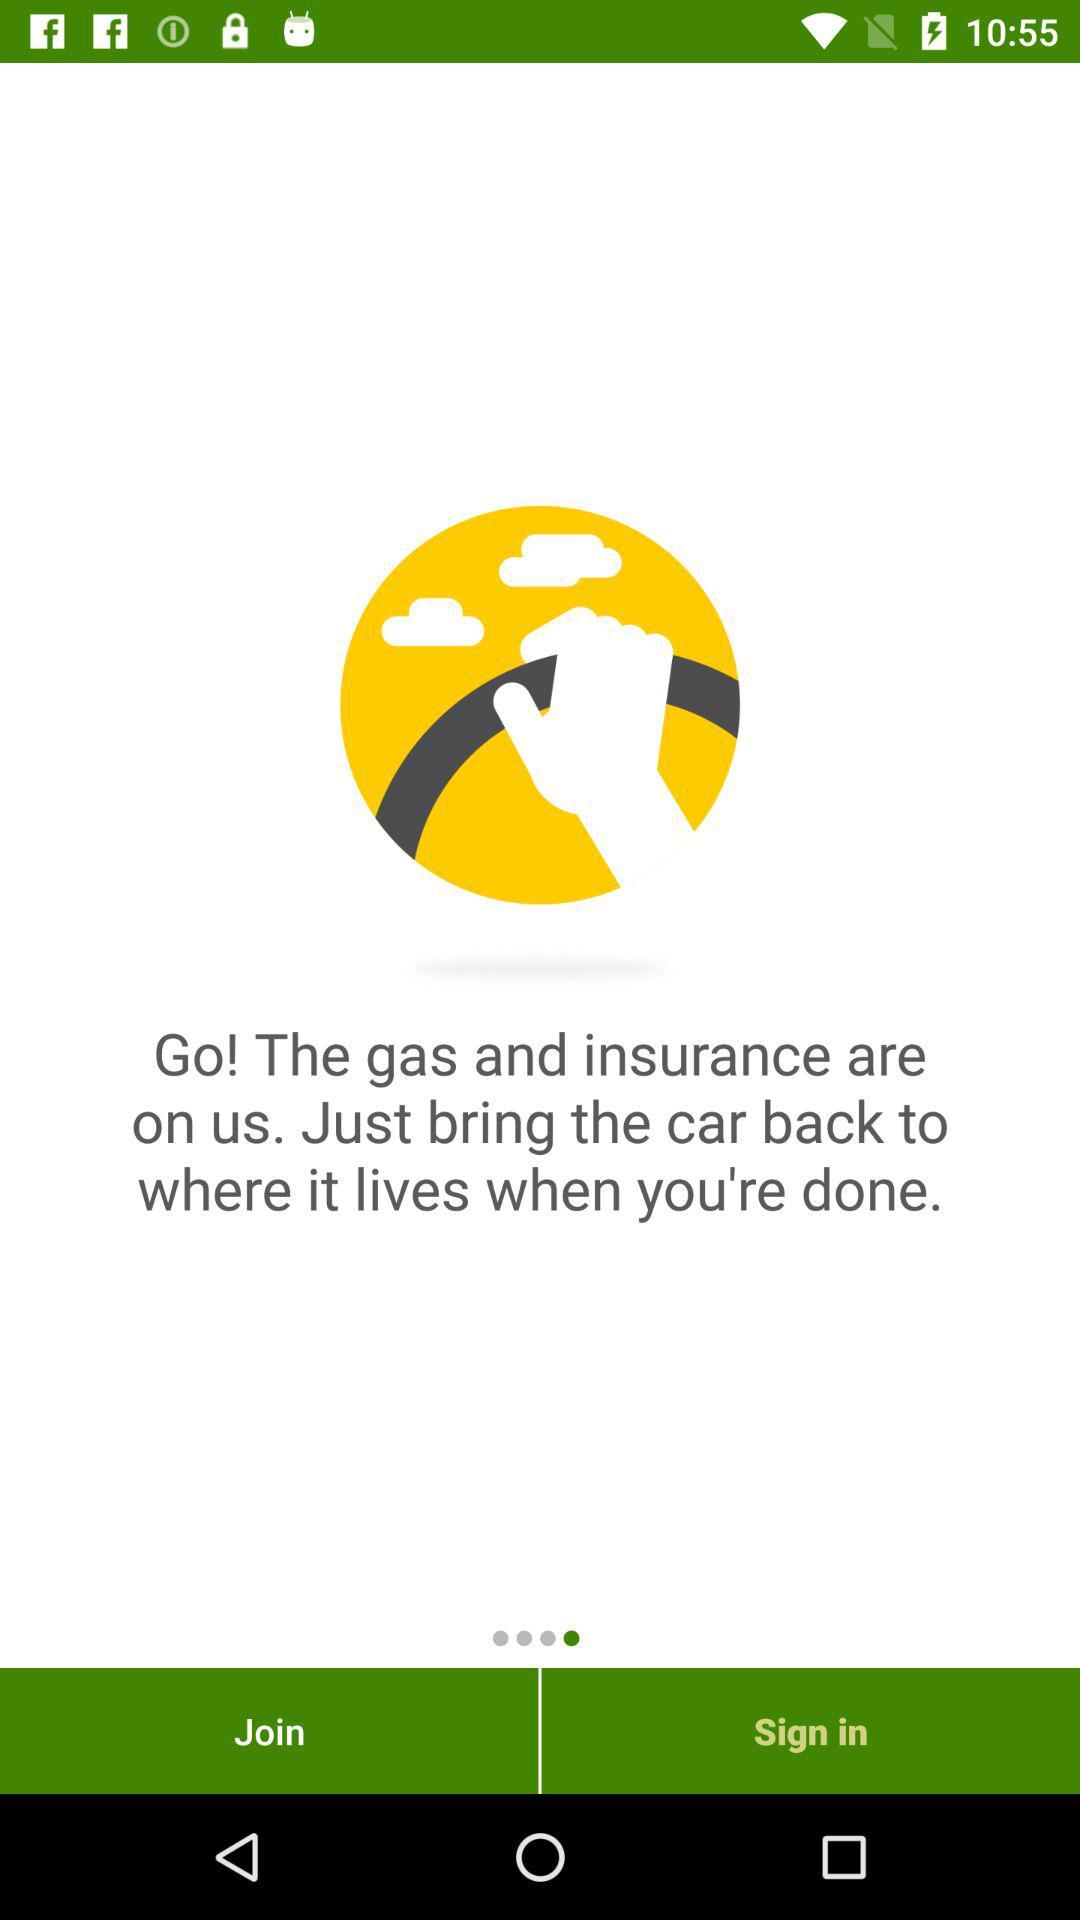 This screenshot has width=1080, height=1920. What do you see at coordinates (810, 1730) in the screenshot?
I see `icon at the bottom right corner` at bounding box center [810, 1730].